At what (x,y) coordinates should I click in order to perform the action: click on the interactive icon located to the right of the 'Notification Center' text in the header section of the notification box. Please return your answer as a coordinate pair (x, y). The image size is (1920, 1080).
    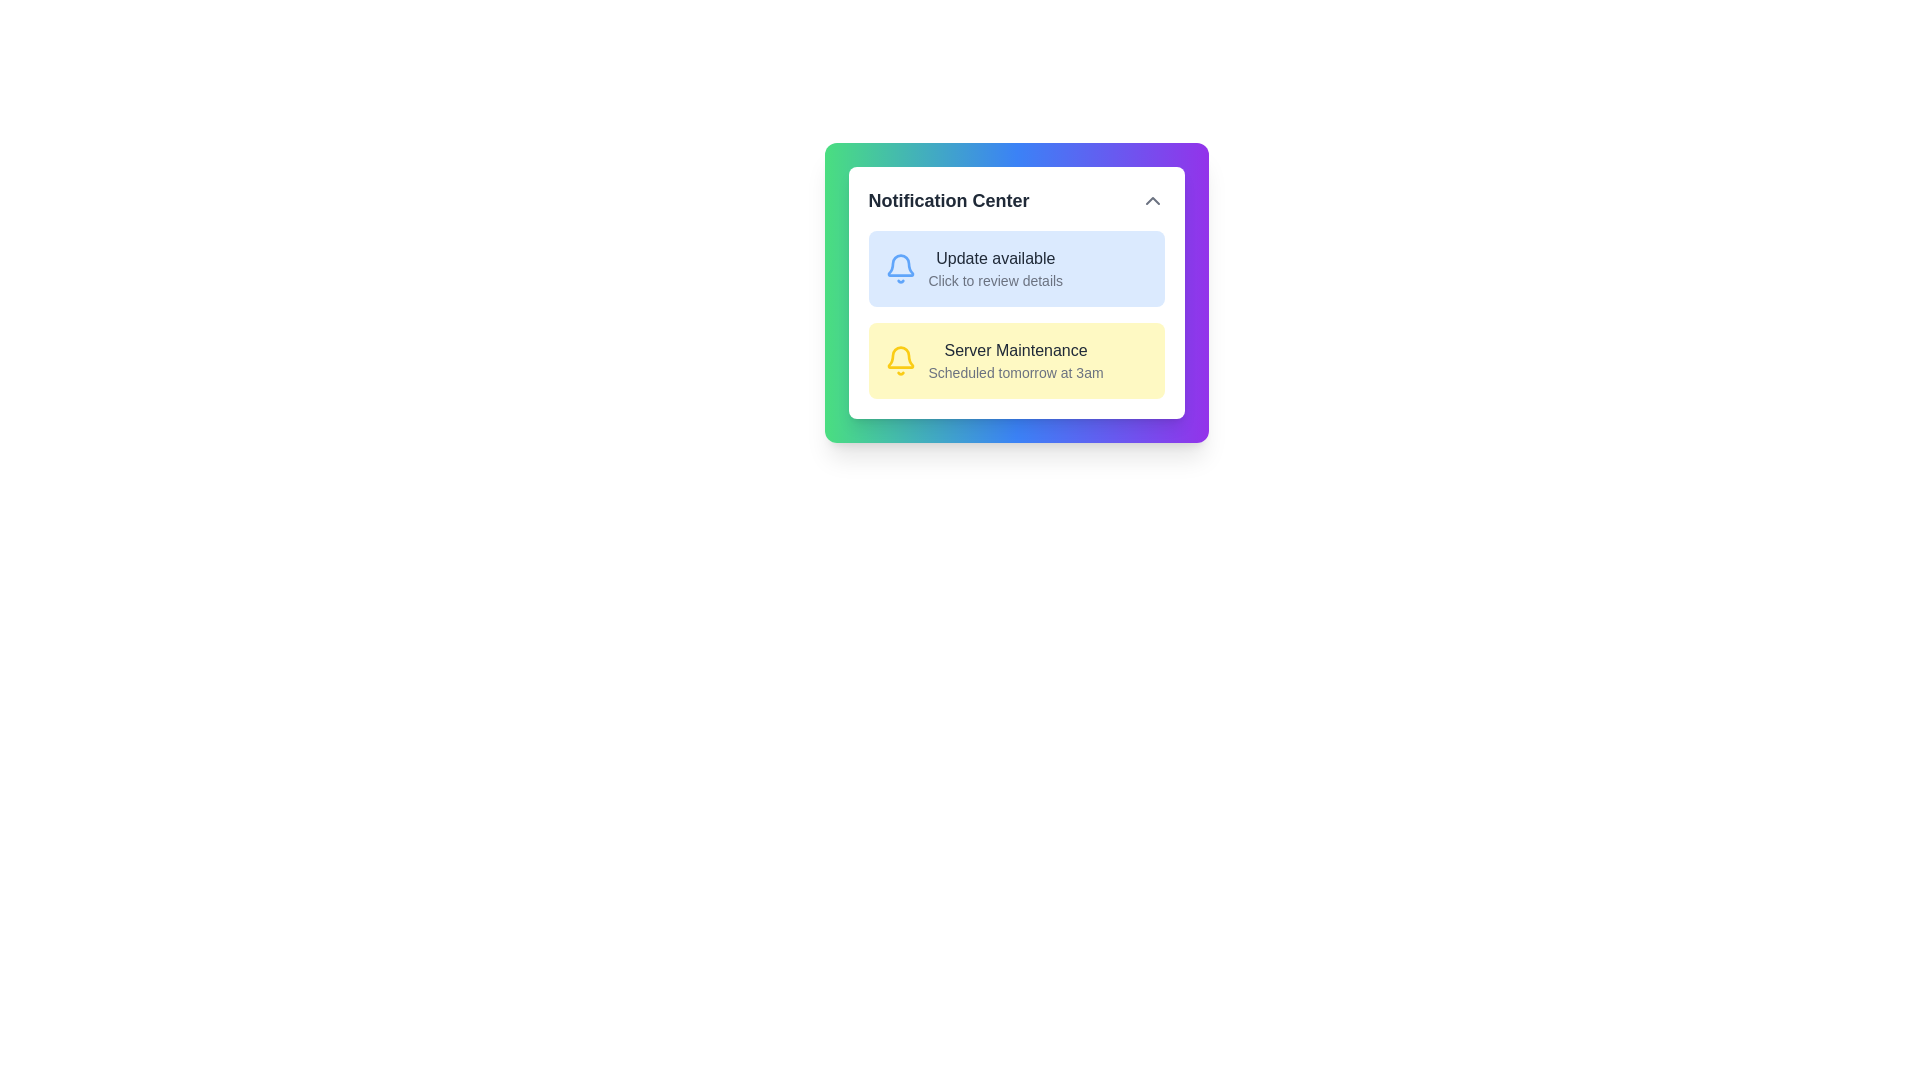
    Looking at the image, I should click on (1152, 200).